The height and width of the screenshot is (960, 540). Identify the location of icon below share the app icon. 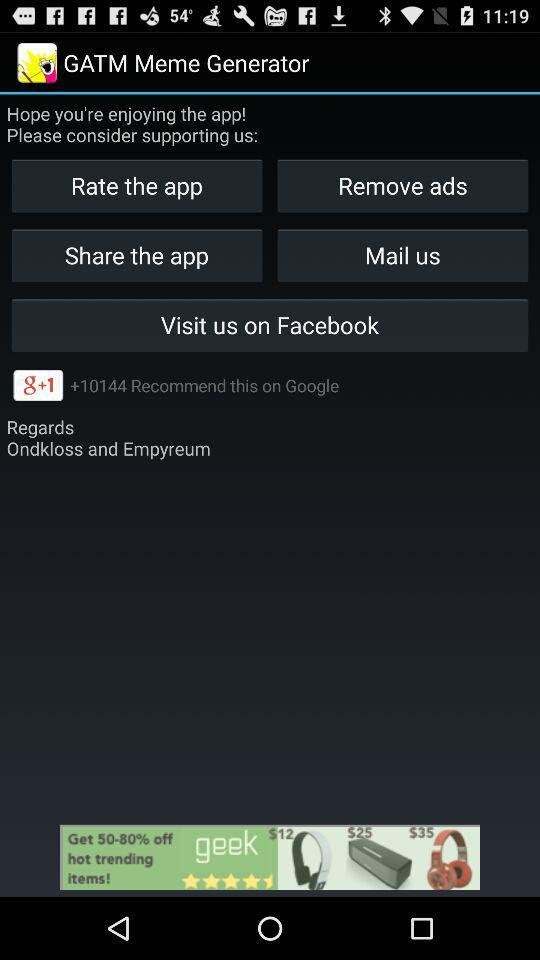
(270, 325).